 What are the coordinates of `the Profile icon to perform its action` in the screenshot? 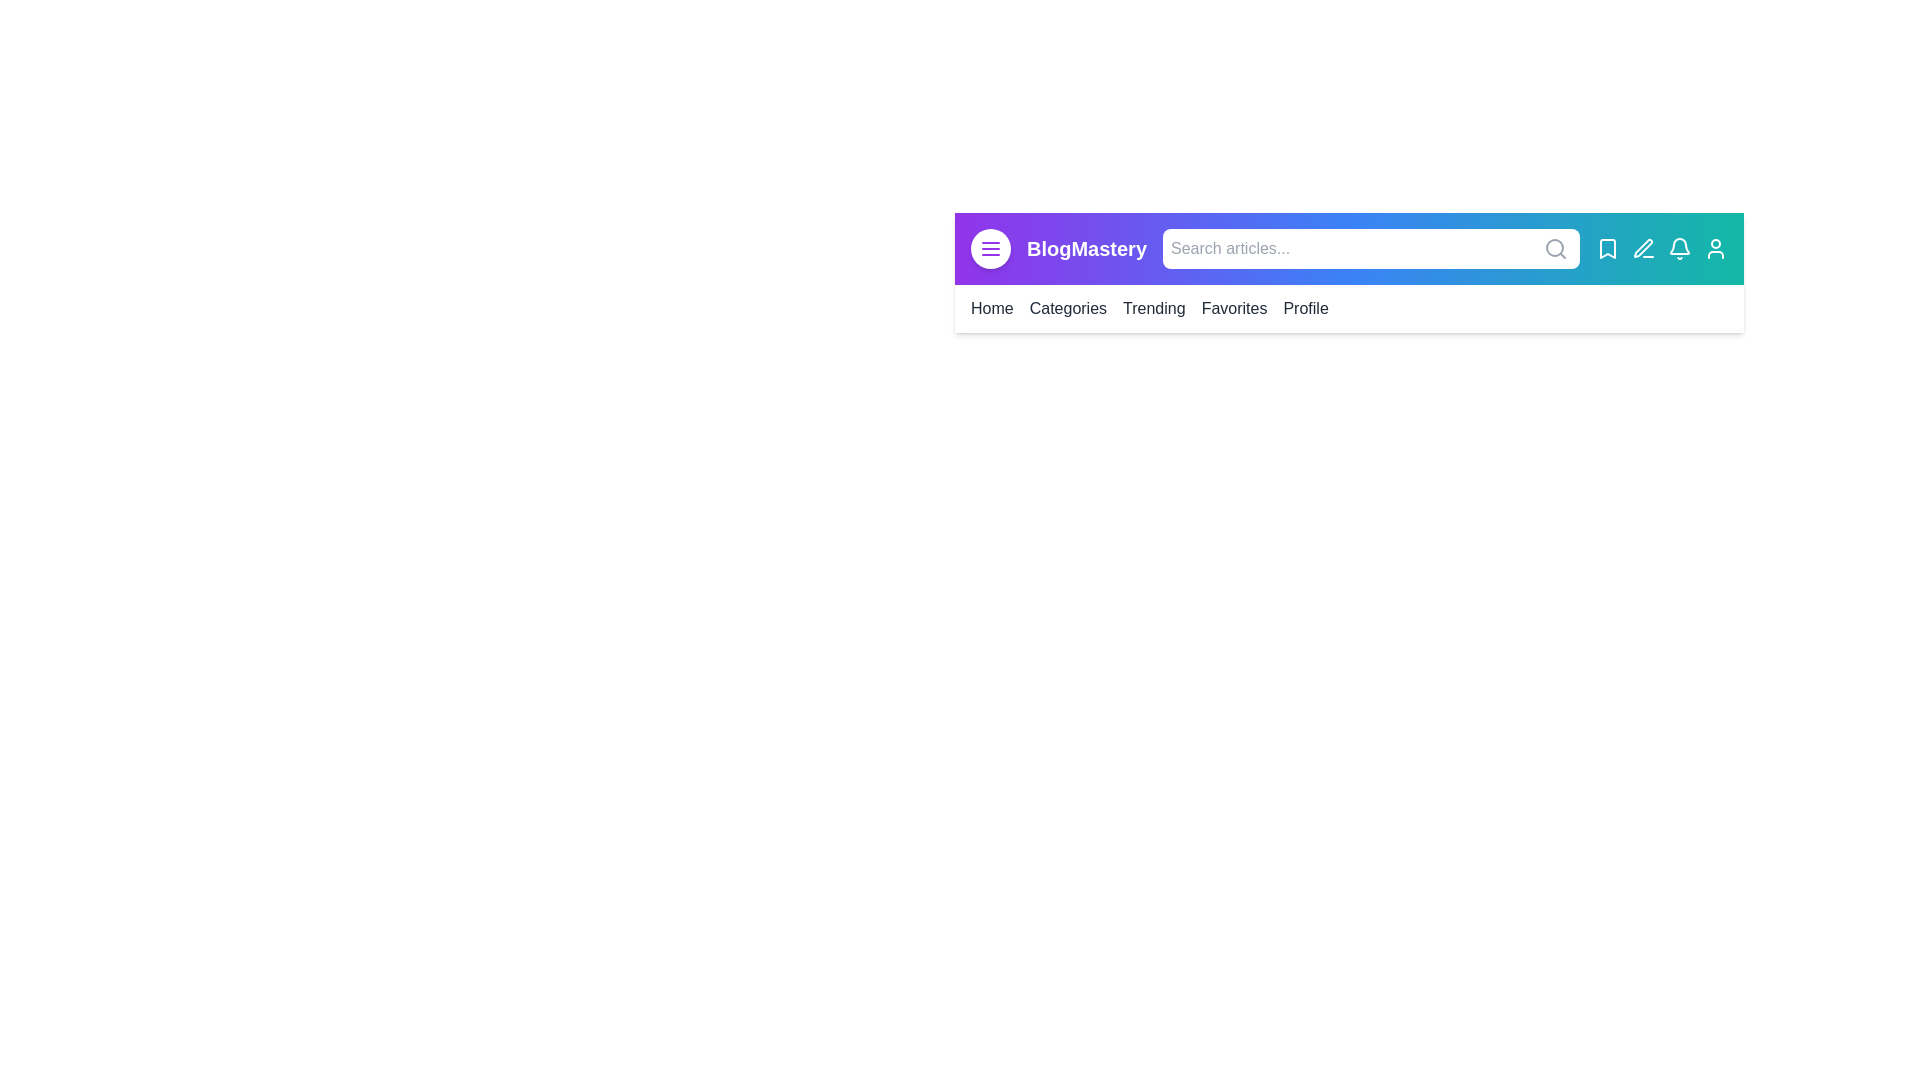 It's located at (1715, 248).